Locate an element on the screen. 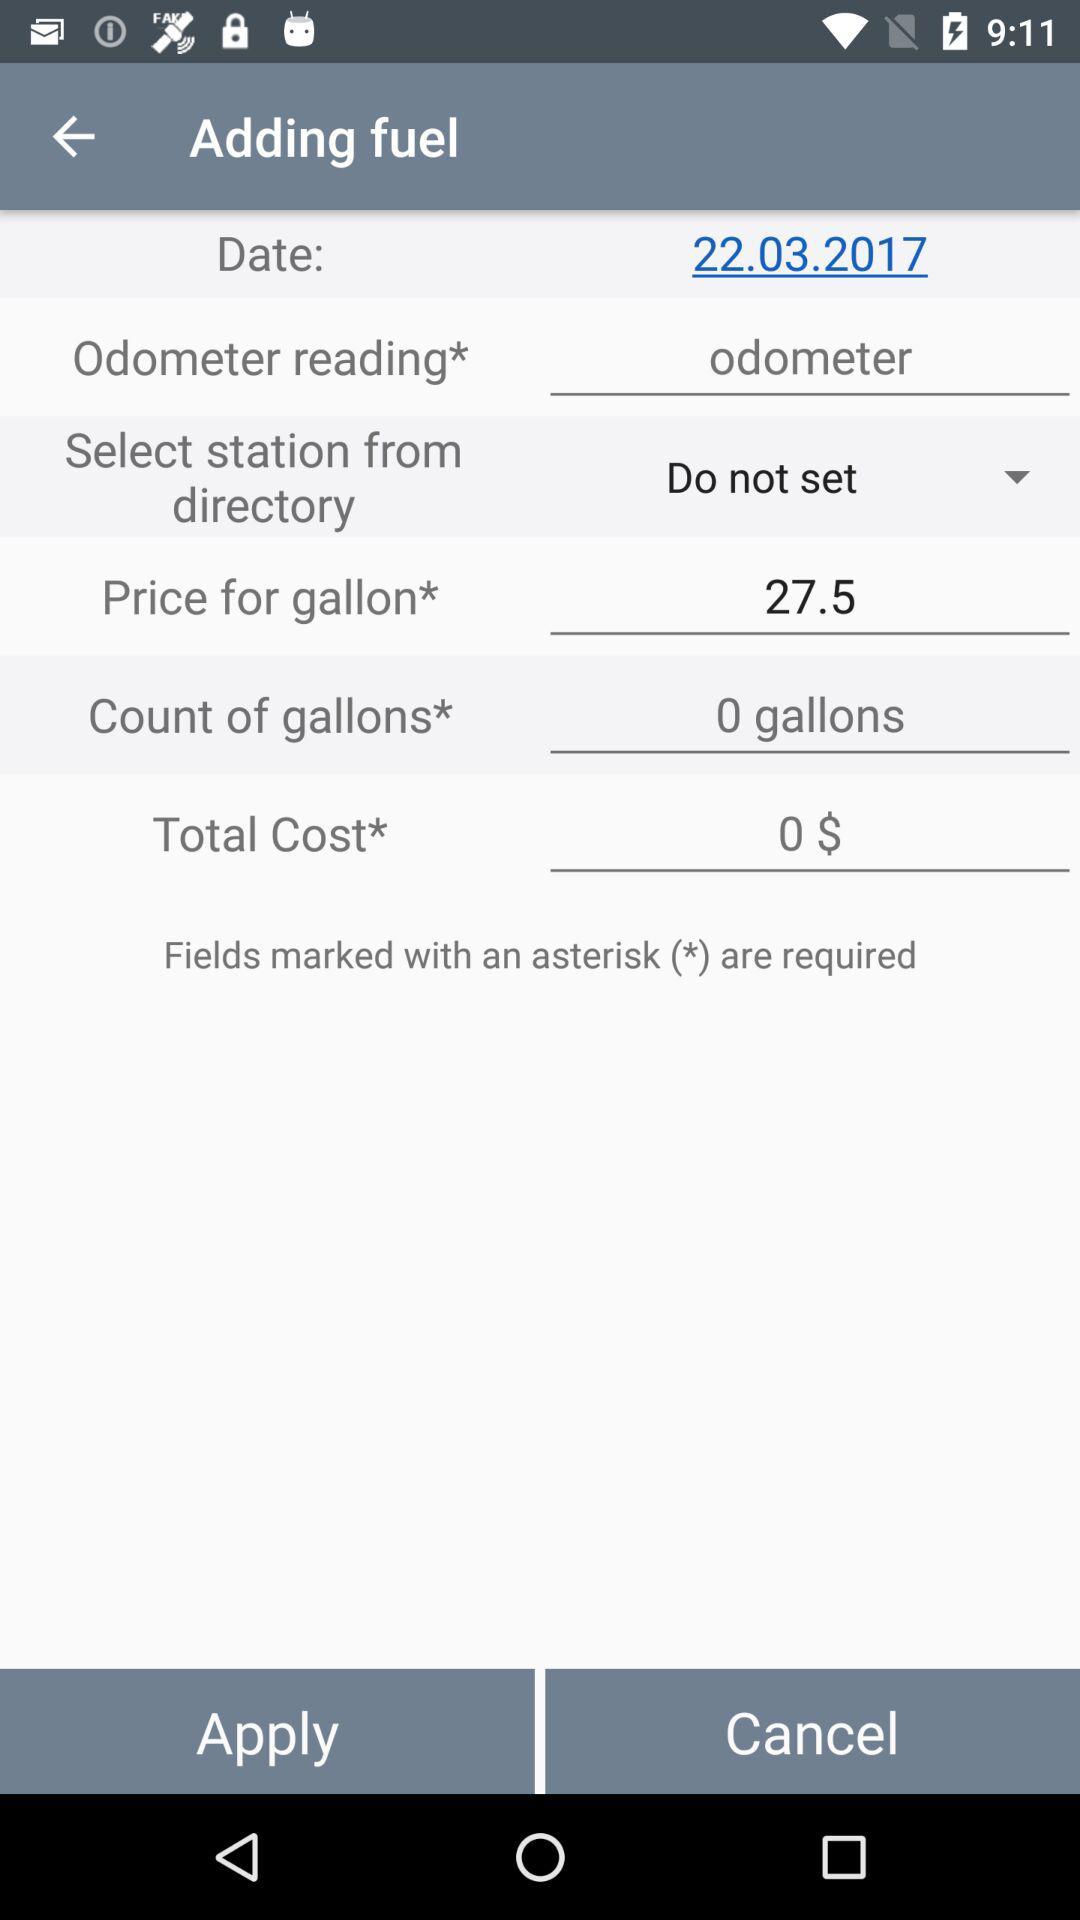  cost input field is located at coordinates (810, 833).